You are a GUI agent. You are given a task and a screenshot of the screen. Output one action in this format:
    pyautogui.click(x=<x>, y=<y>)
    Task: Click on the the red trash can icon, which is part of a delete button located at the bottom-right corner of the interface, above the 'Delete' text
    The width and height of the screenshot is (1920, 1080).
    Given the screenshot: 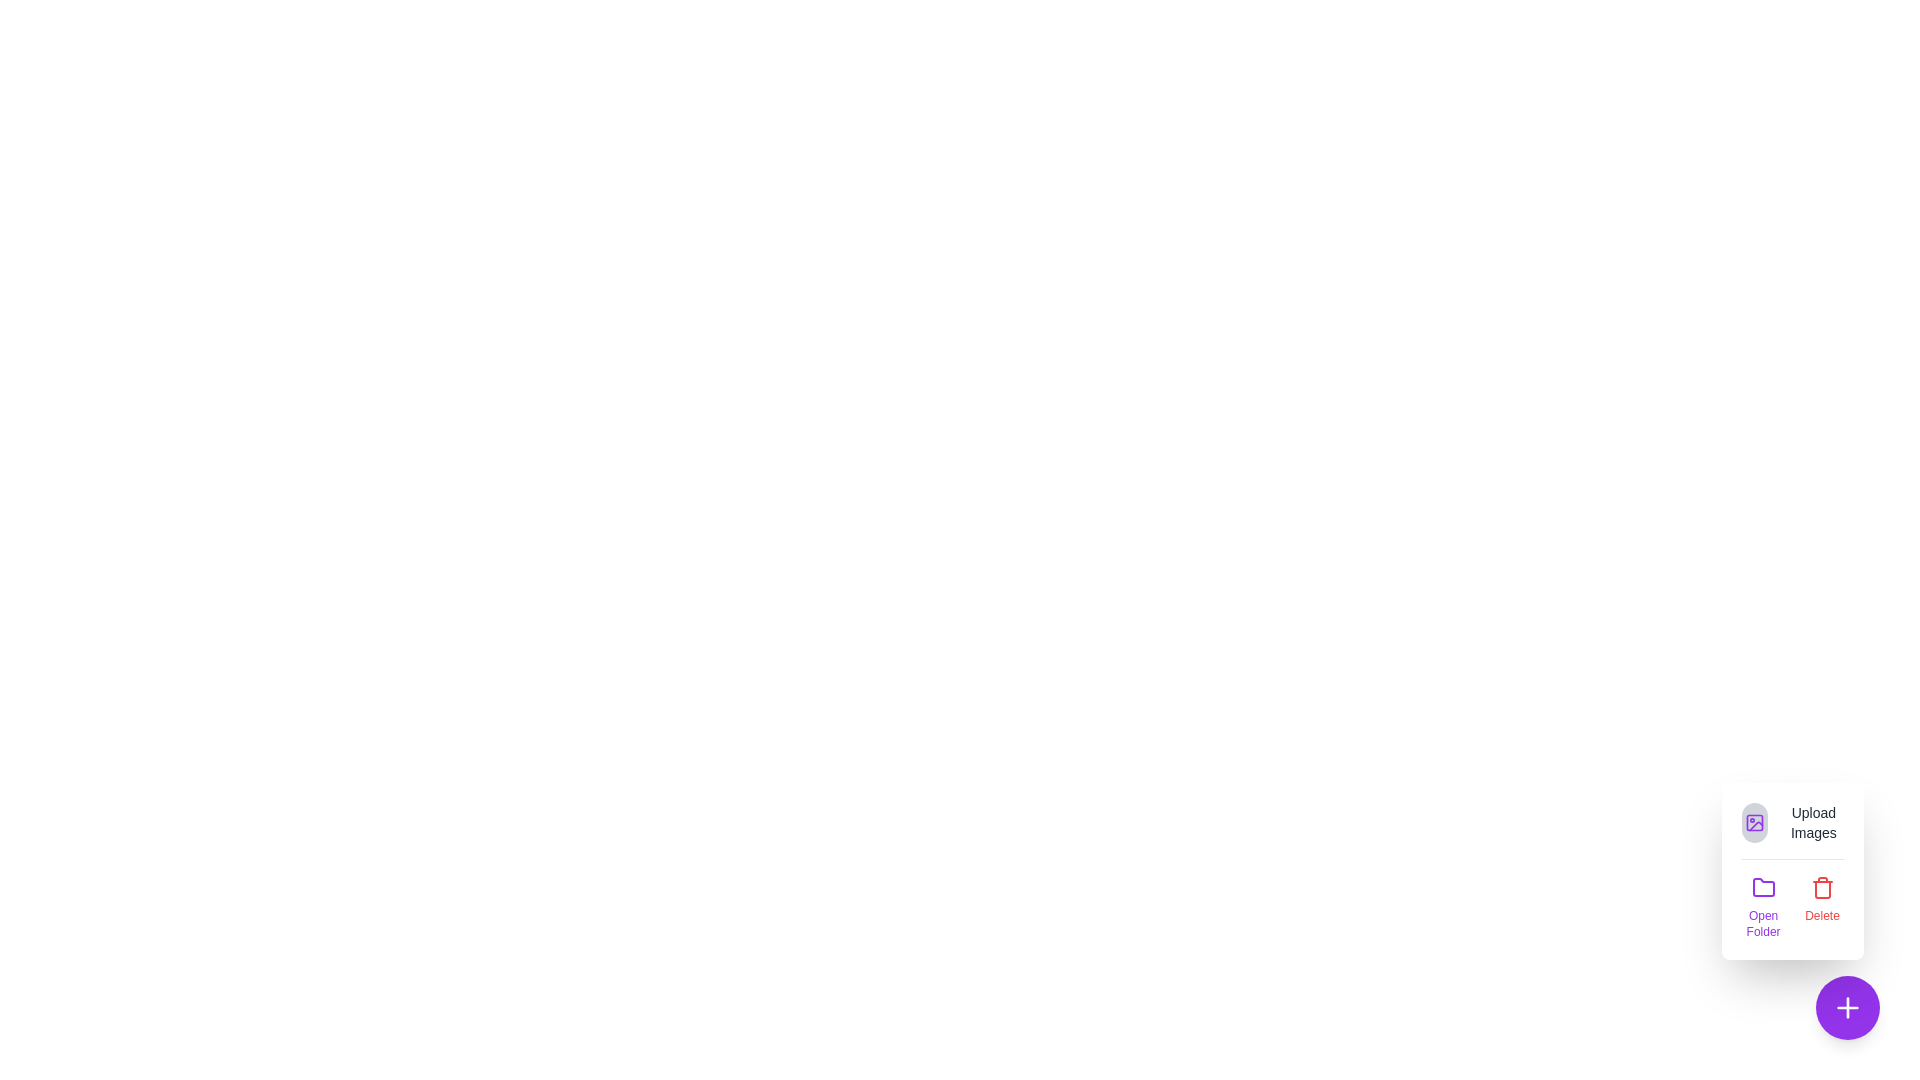 What is the action you would take?
    pyautogui.click(x=1822, y=886)
    